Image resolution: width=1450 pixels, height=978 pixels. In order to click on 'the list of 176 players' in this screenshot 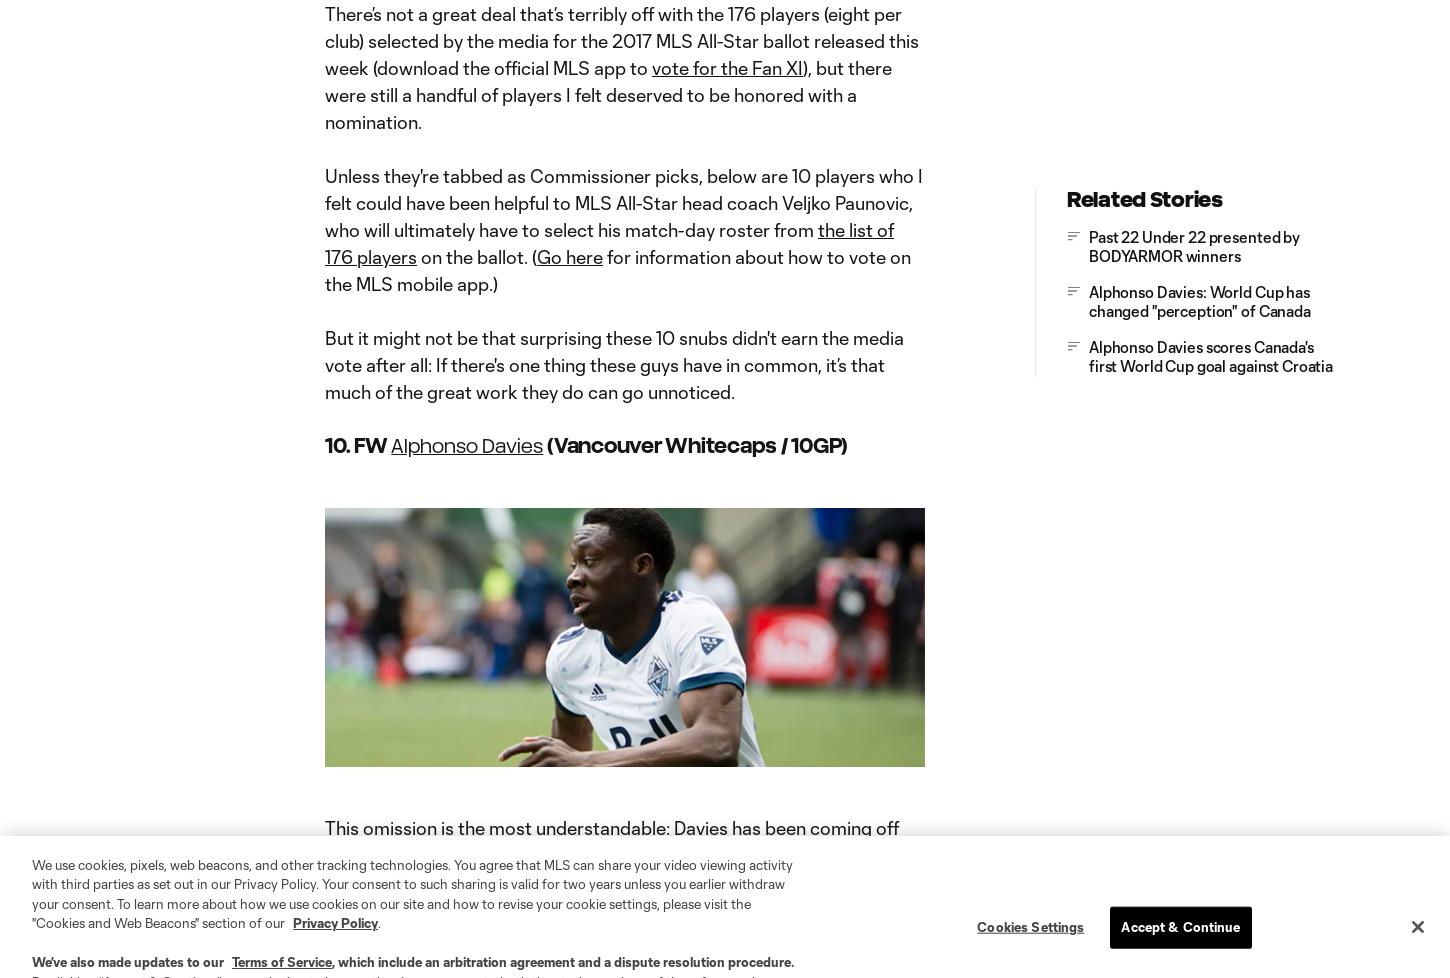, I will do `click(324, 242)`.